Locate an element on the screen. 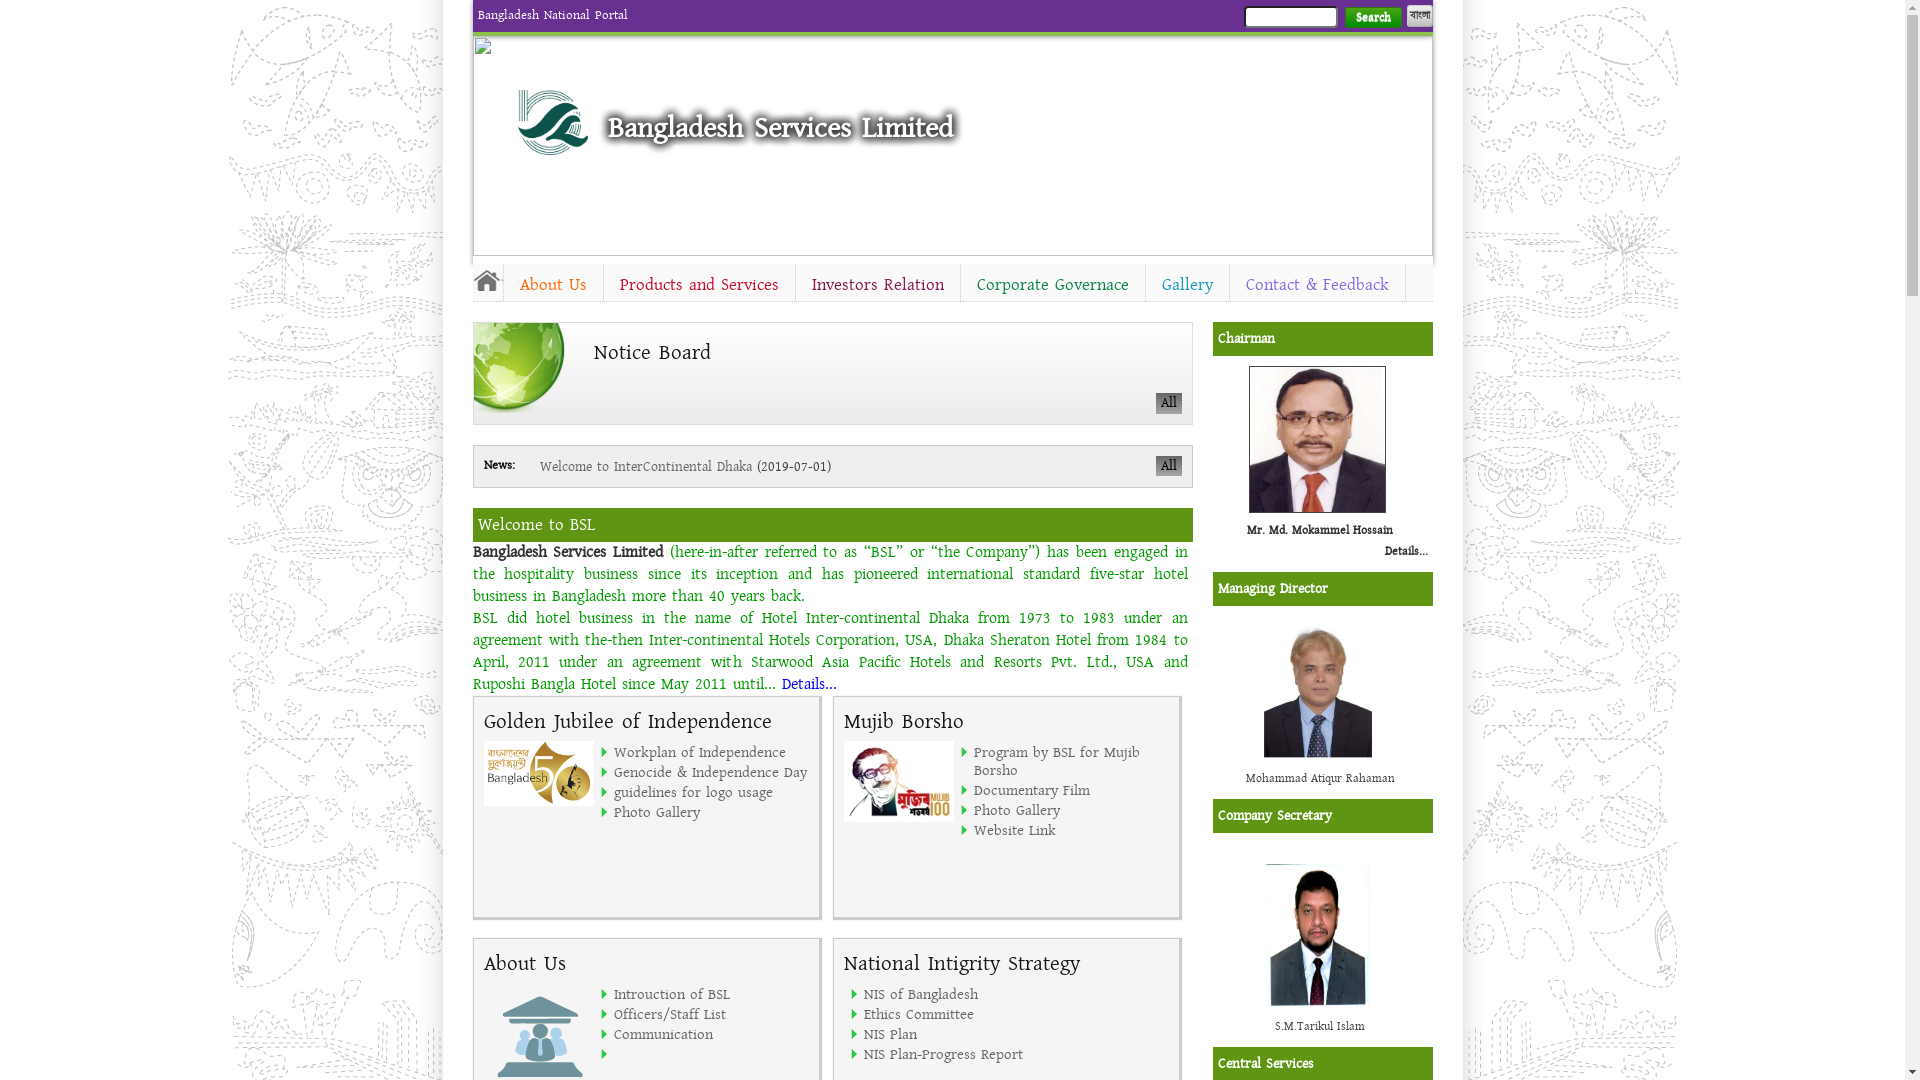  'Photo Gallery' is located at coordinates (711, 812).